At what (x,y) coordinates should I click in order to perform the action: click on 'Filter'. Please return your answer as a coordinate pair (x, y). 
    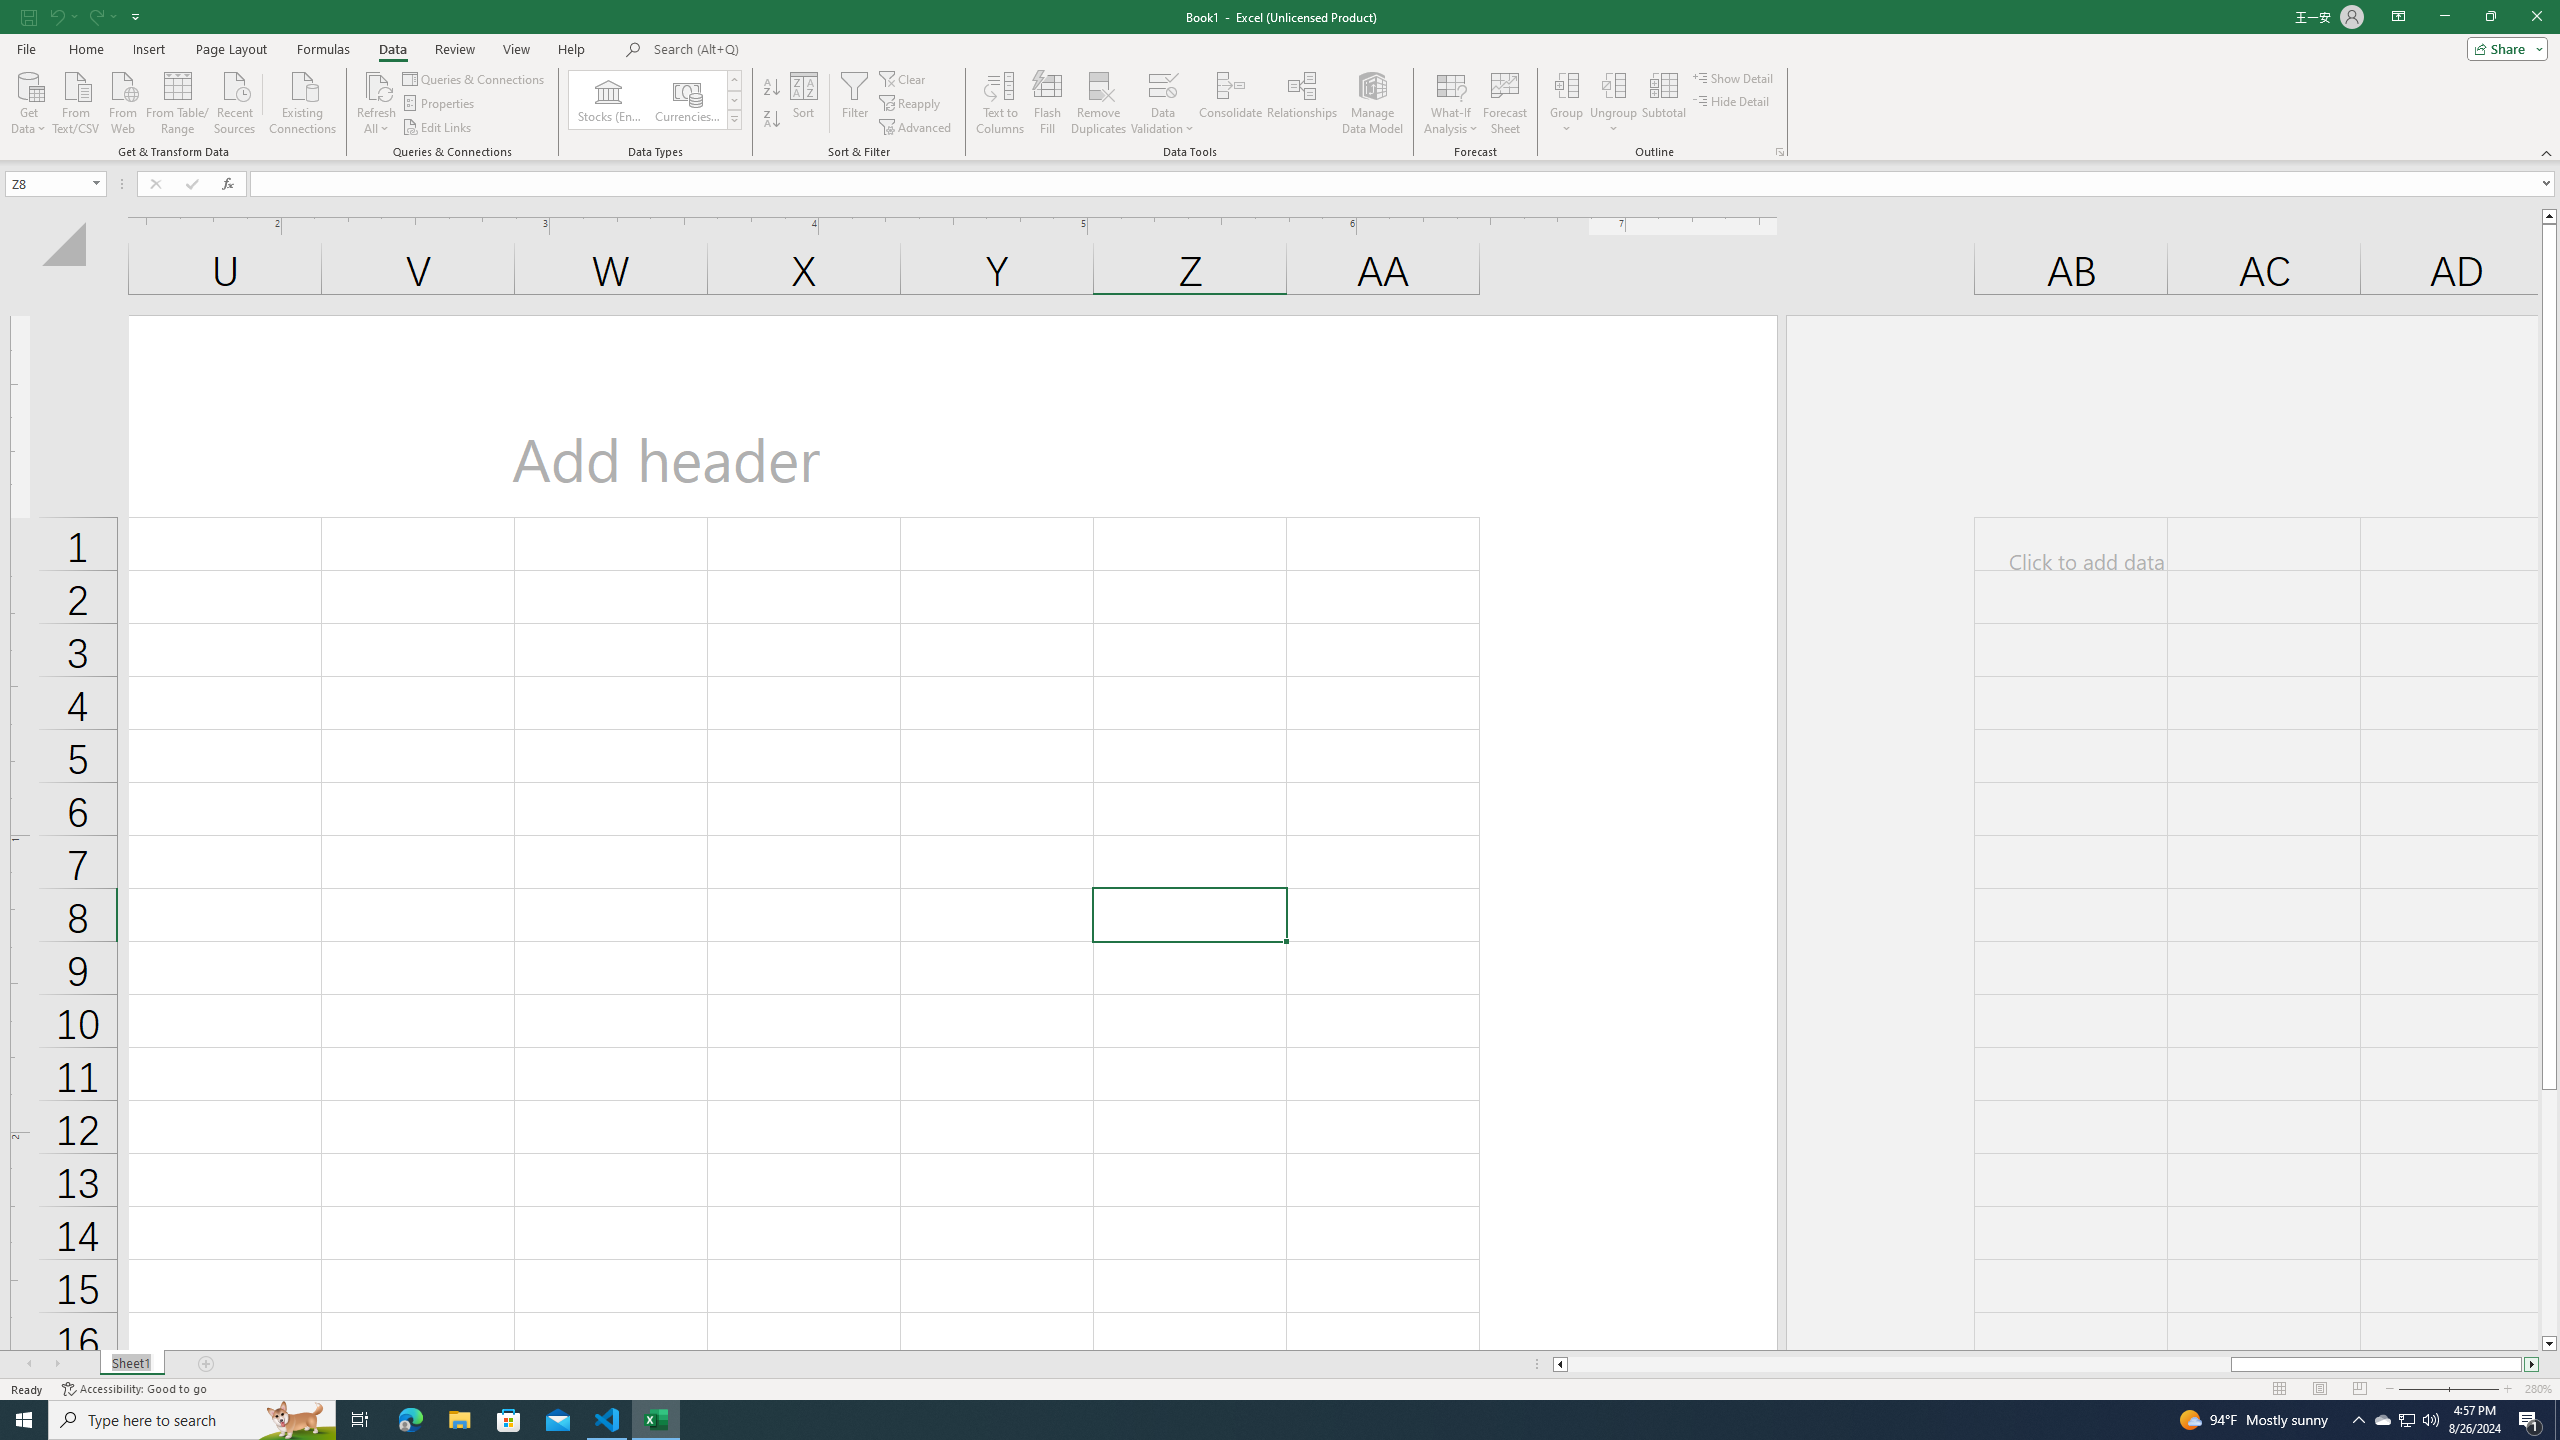
    Looking at the image, I should click on (855, 103).